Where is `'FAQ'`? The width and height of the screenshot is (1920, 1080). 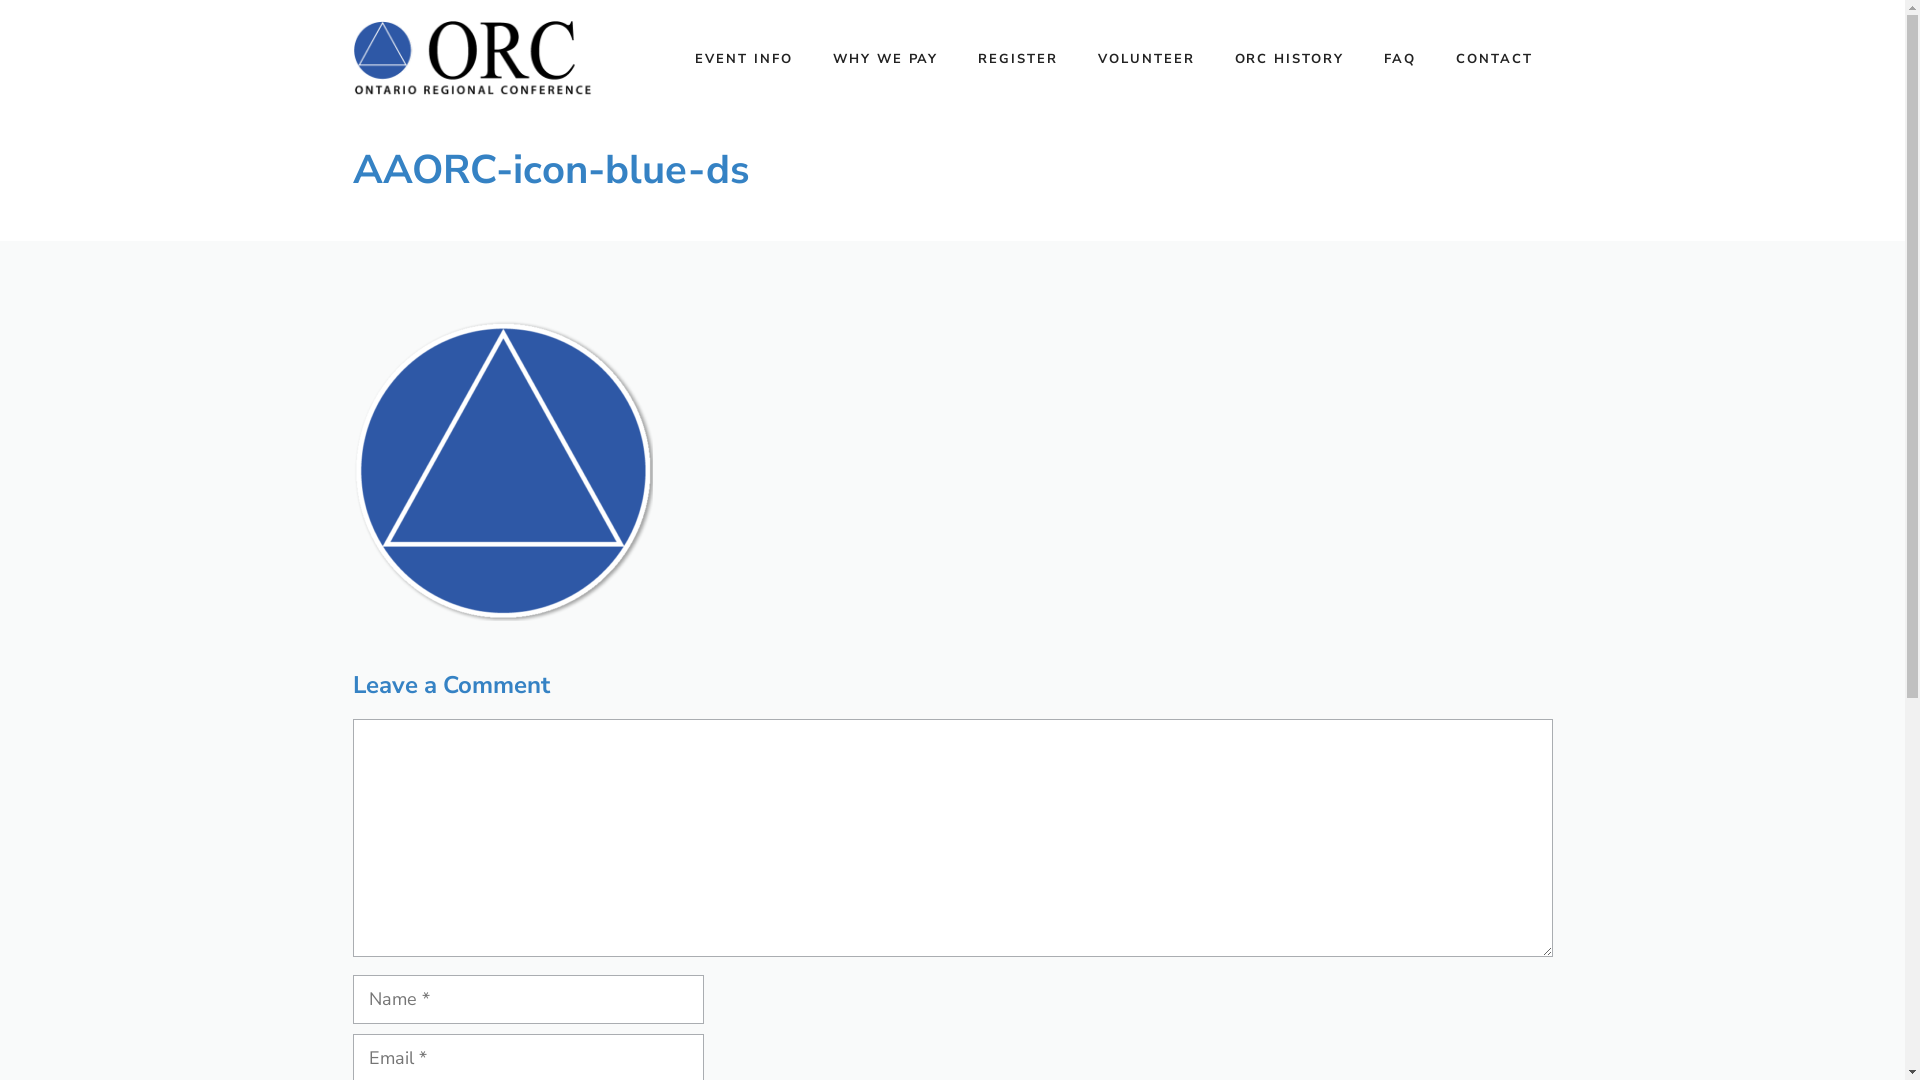 'FAQ' is located at coordinates (1399, 57).